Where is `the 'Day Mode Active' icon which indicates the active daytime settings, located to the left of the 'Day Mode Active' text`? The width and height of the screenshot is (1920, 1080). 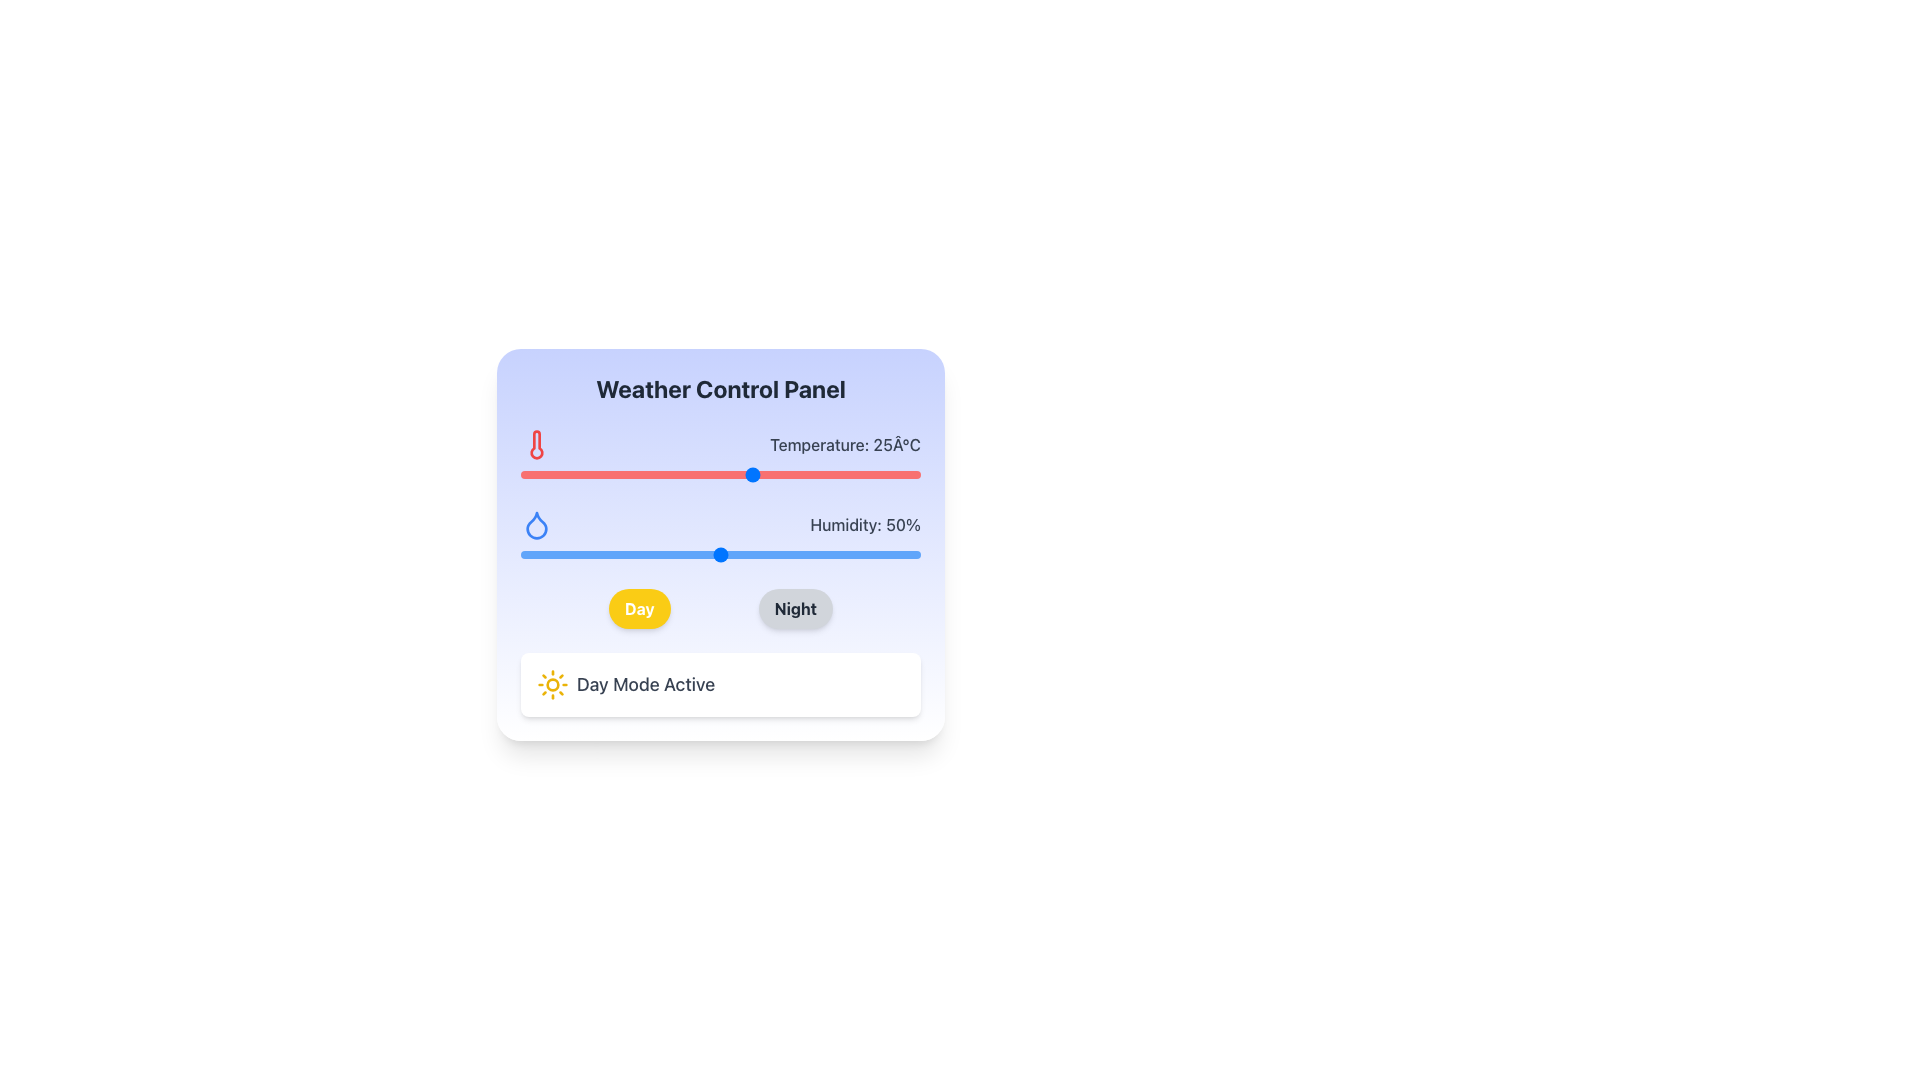
the 'Day Mode Active' icon which indicates the active daytime settings, located to the left of the 'Day Mode Active' text is located at coordinates (552, 684).